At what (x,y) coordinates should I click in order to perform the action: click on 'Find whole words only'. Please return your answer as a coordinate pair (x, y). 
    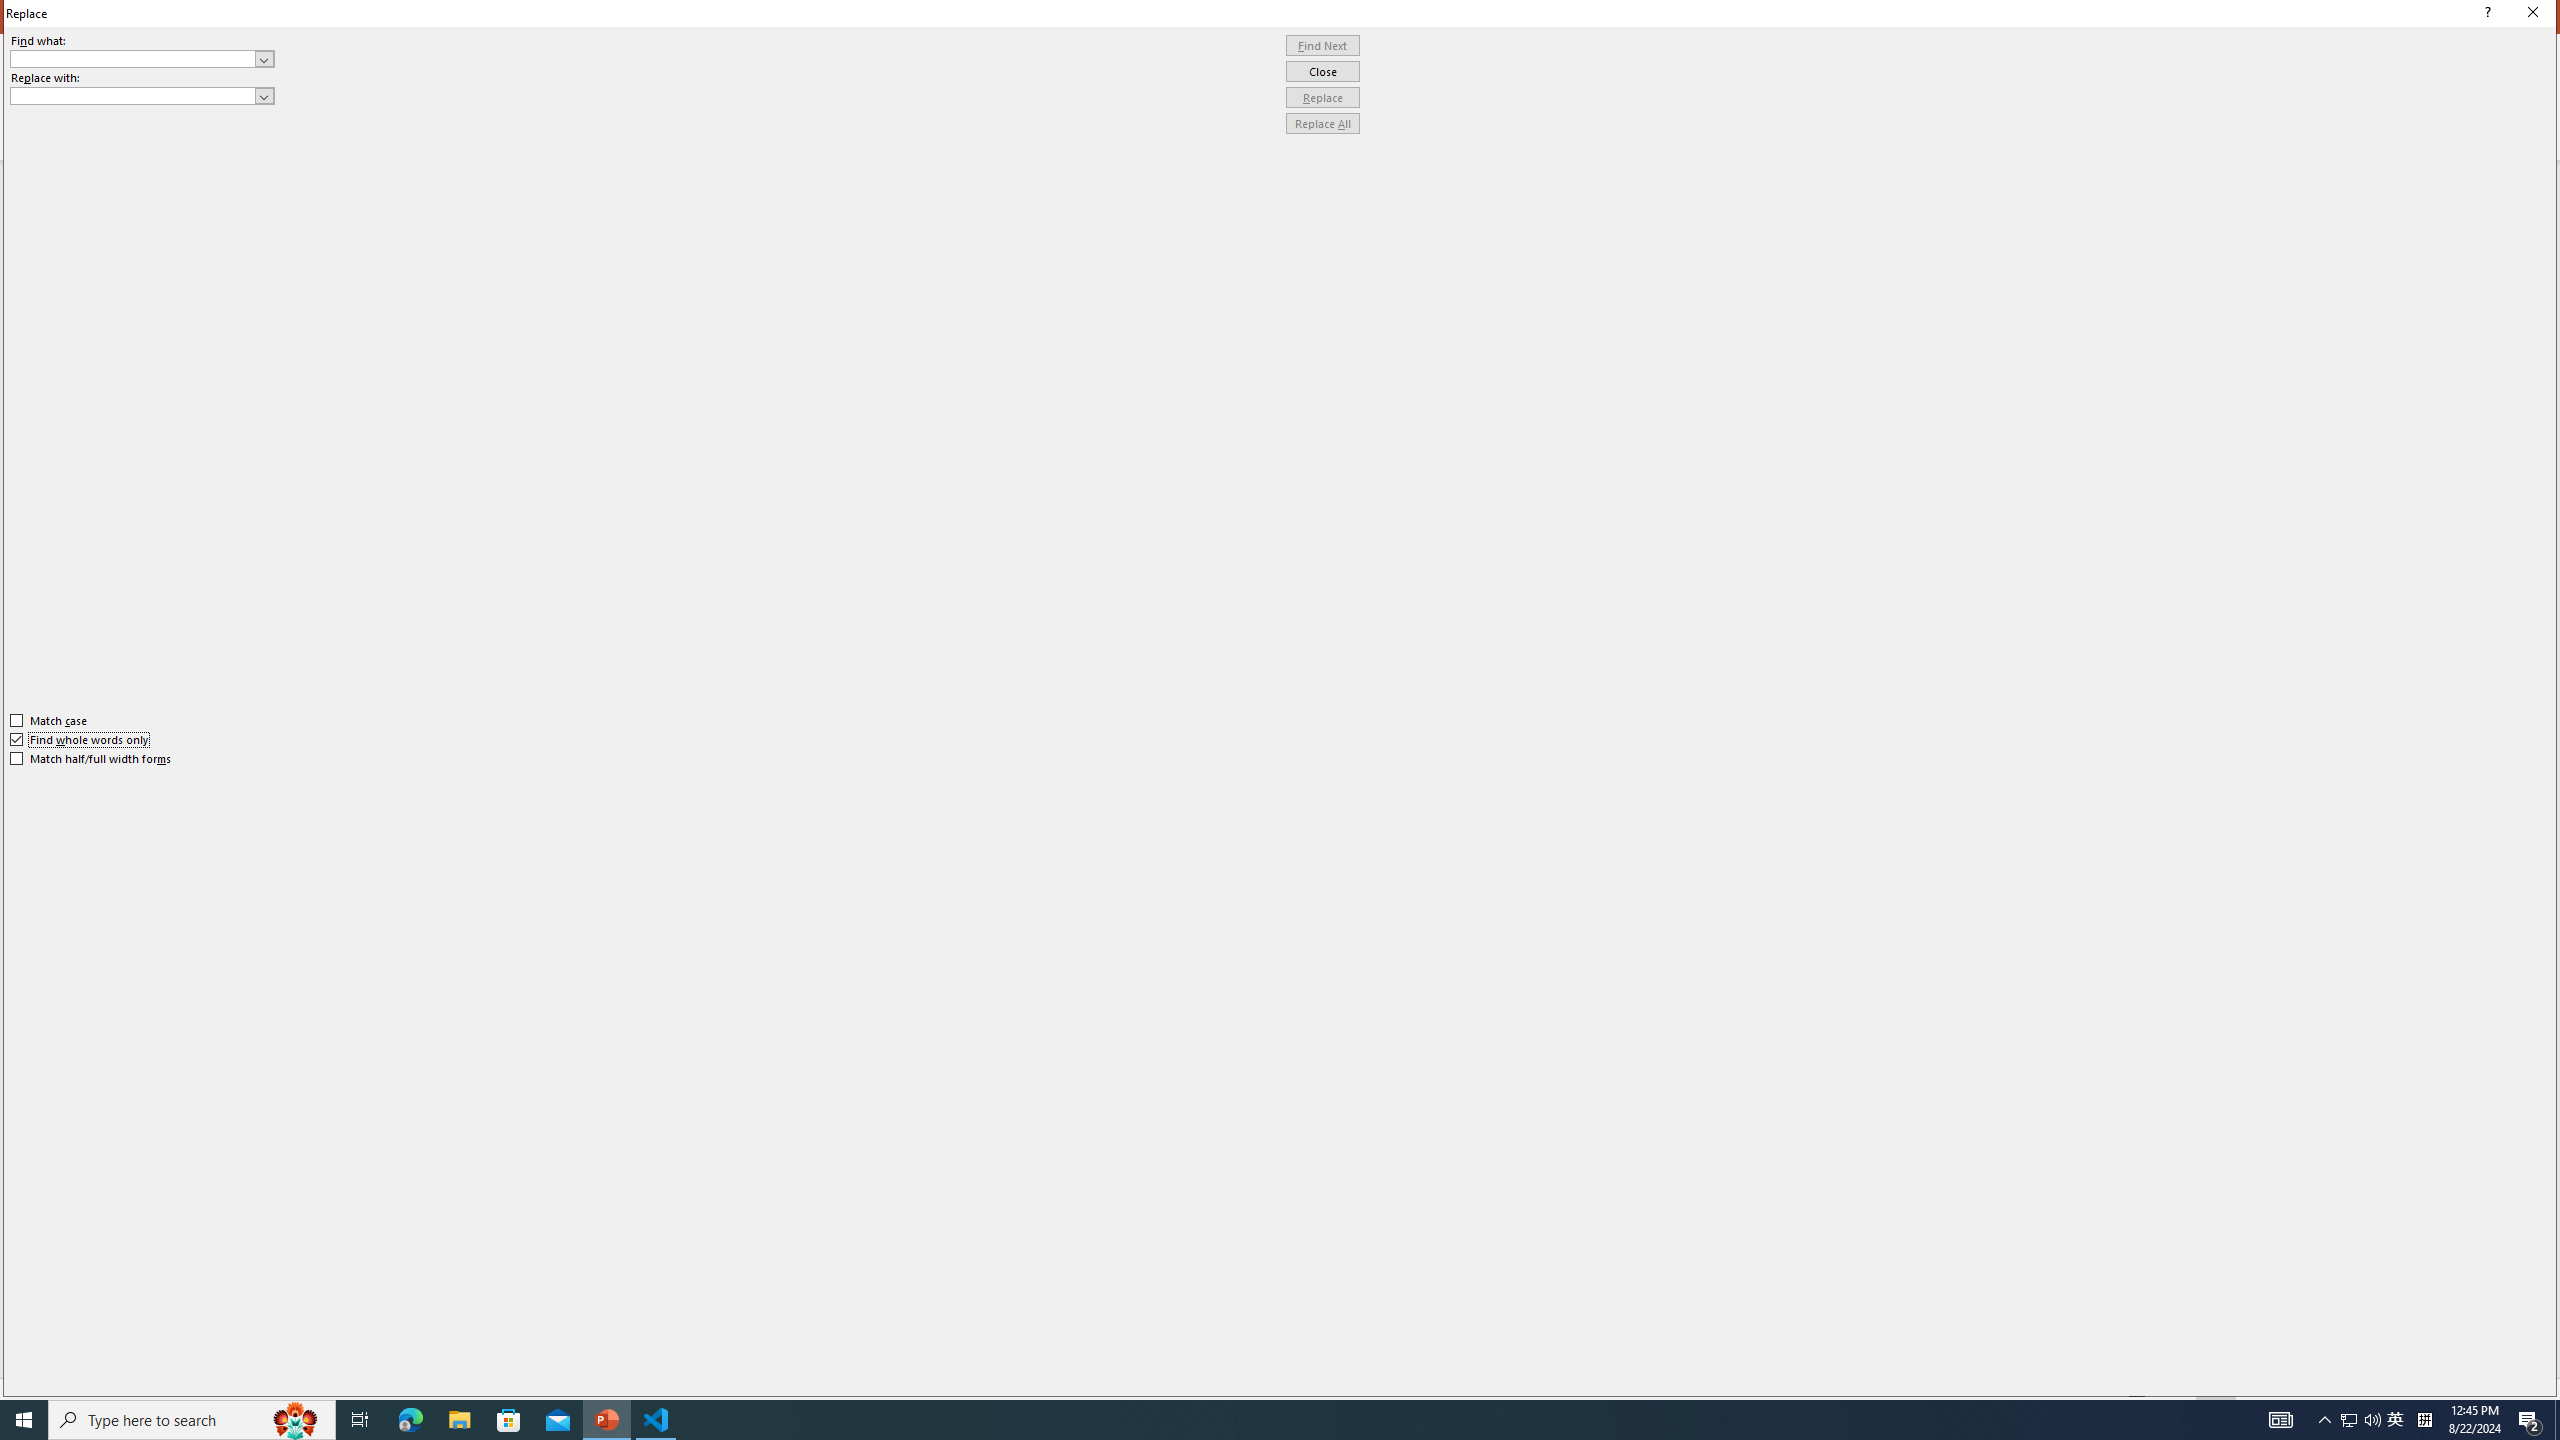
    Looking at the image, I should click on (80, 739).